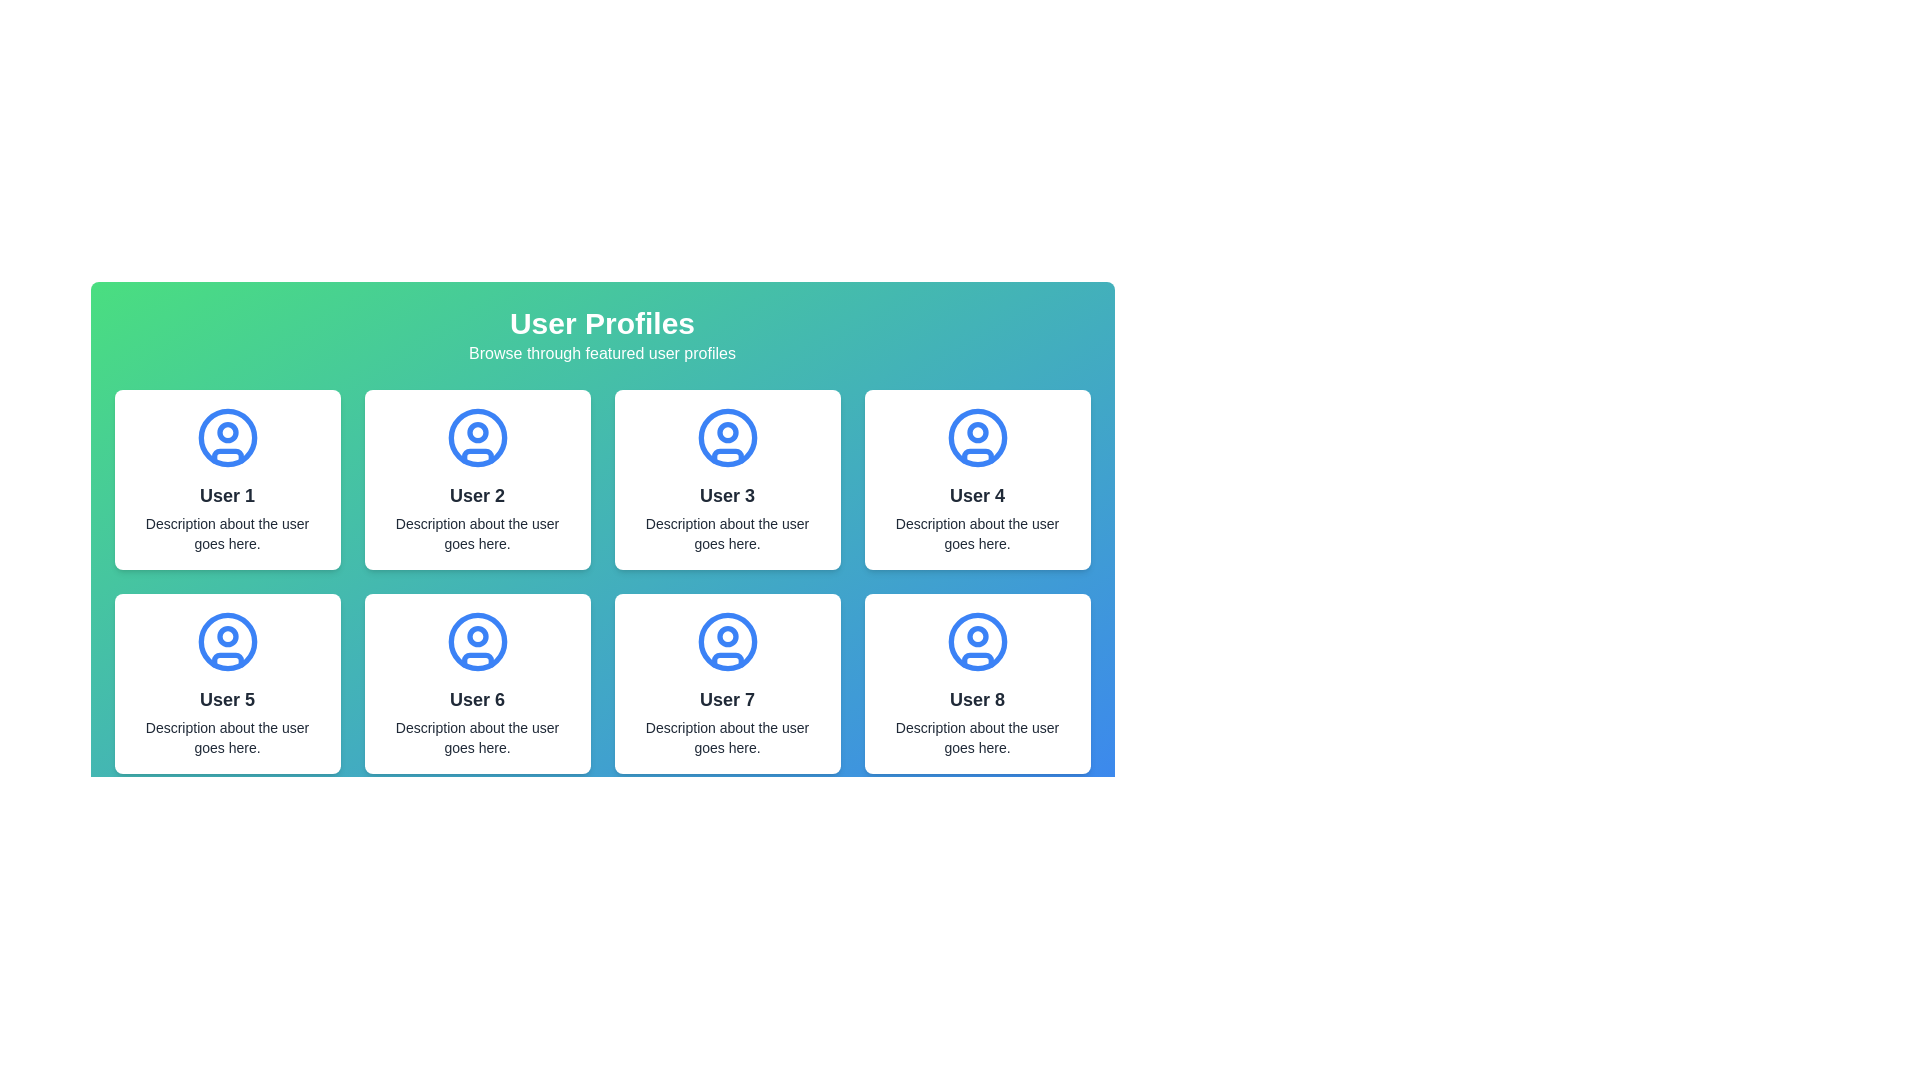 This screenshot has width=1920, height=1080. I want to click on the user profile placeholder card, so click(726, 682).